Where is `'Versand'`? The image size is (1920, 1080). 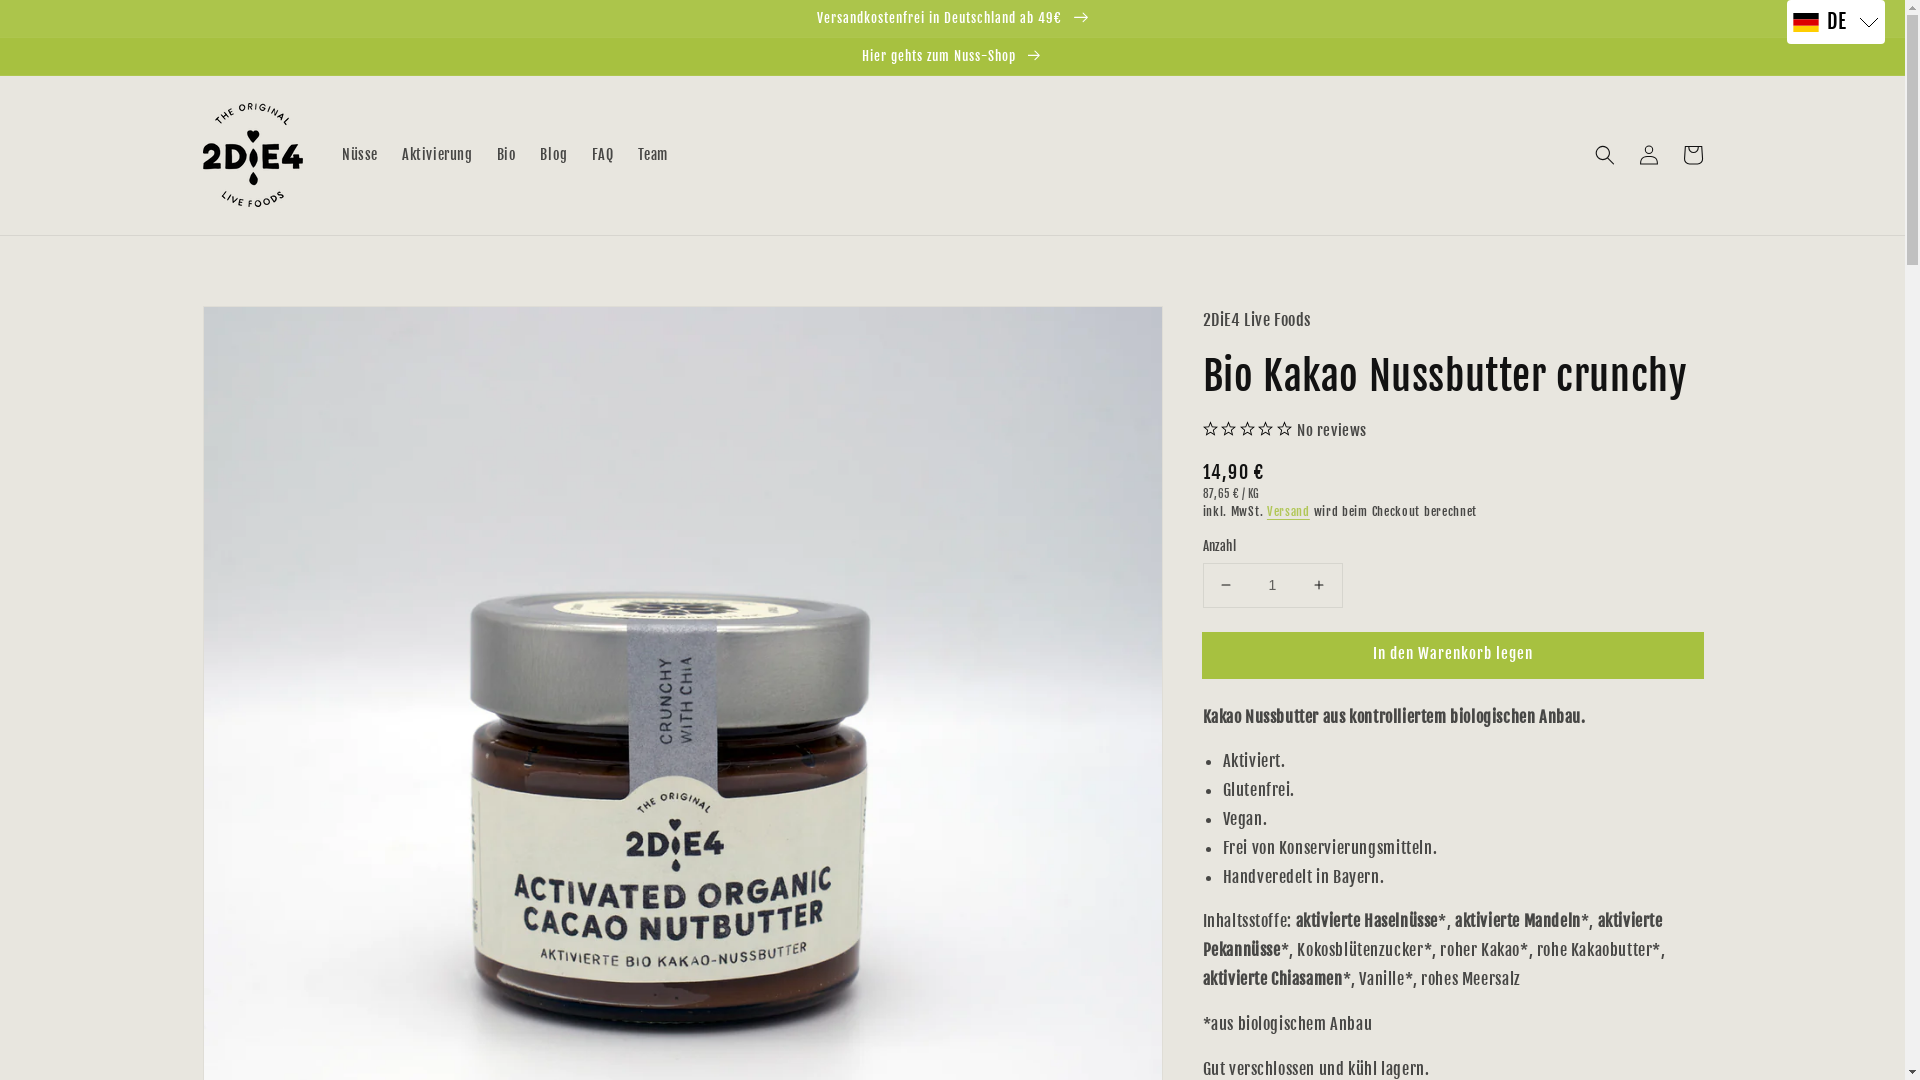 'Versand' is located at coordinates (1288, 510).